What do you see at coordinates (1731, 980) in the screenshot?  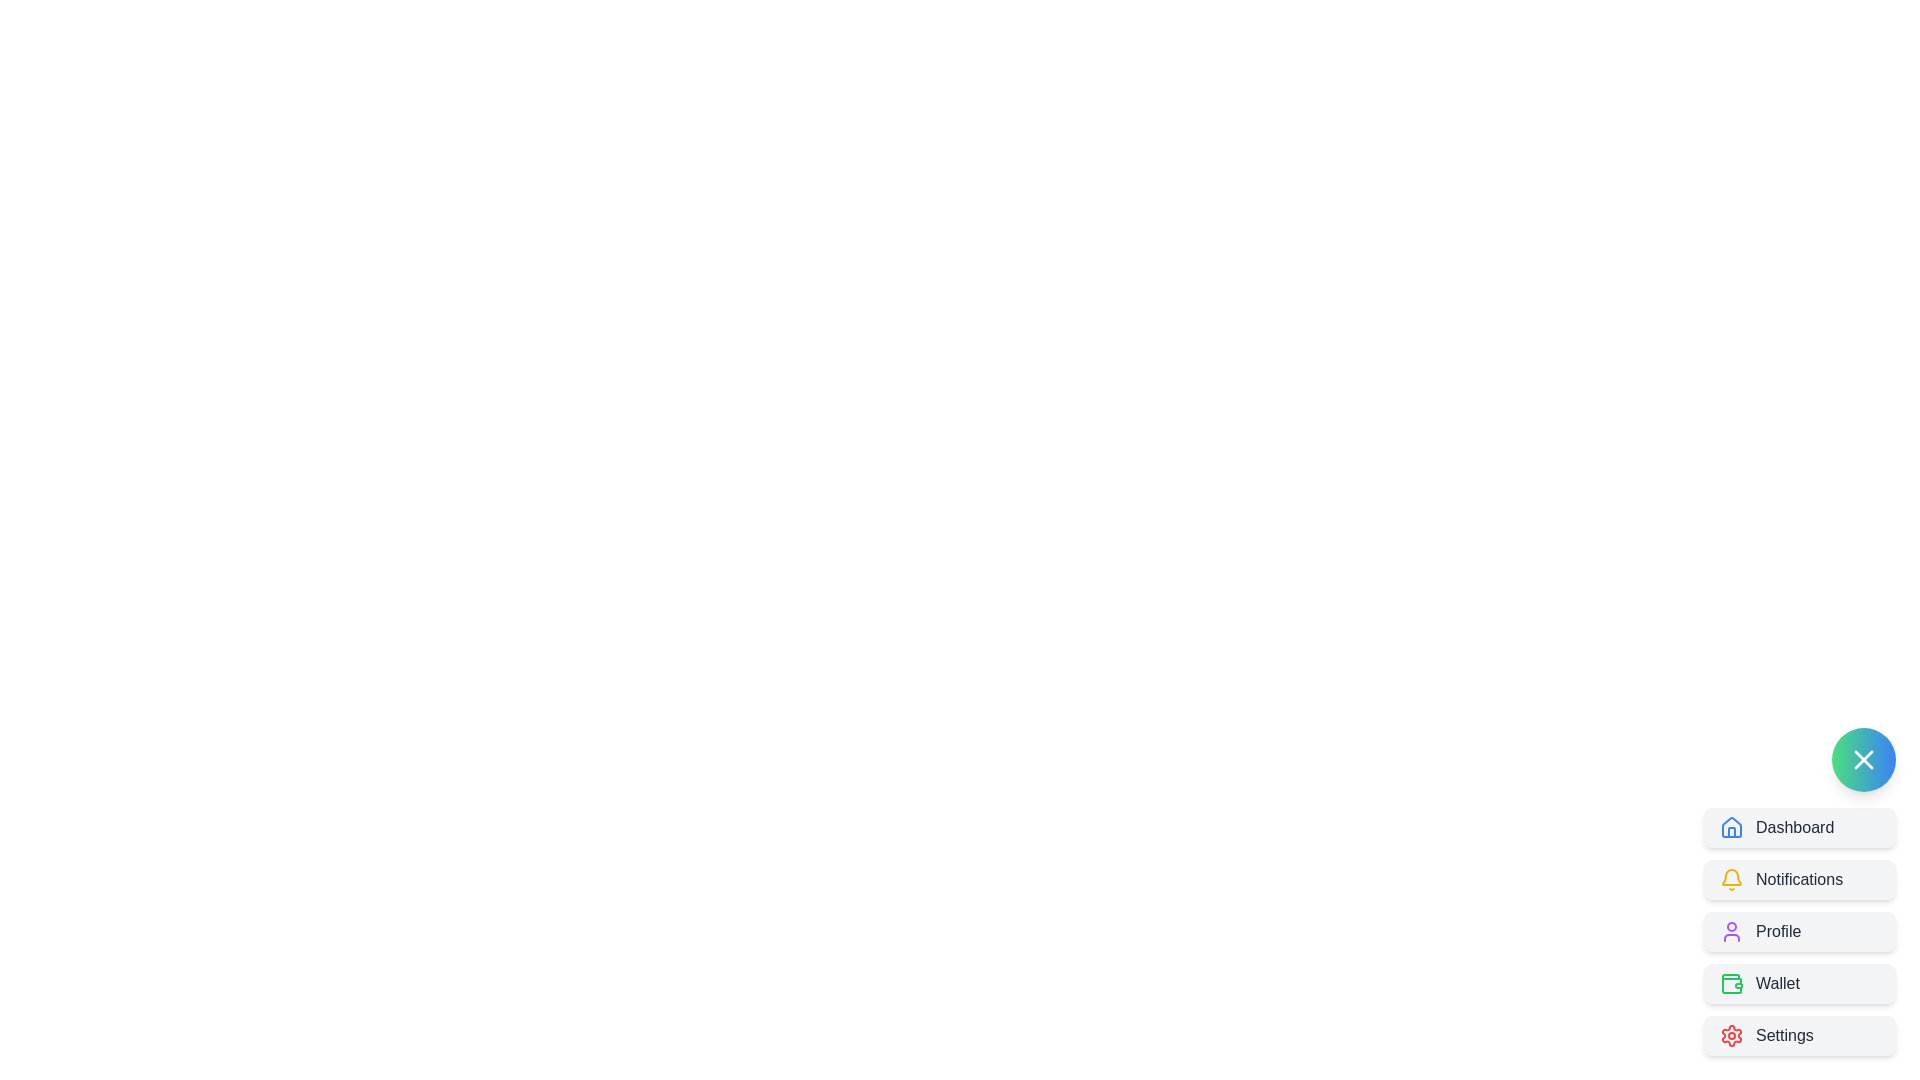 I see `the 'Wallet' icon, which is the fourth option in the sidebar menu` at bounding box center [1731, 980].